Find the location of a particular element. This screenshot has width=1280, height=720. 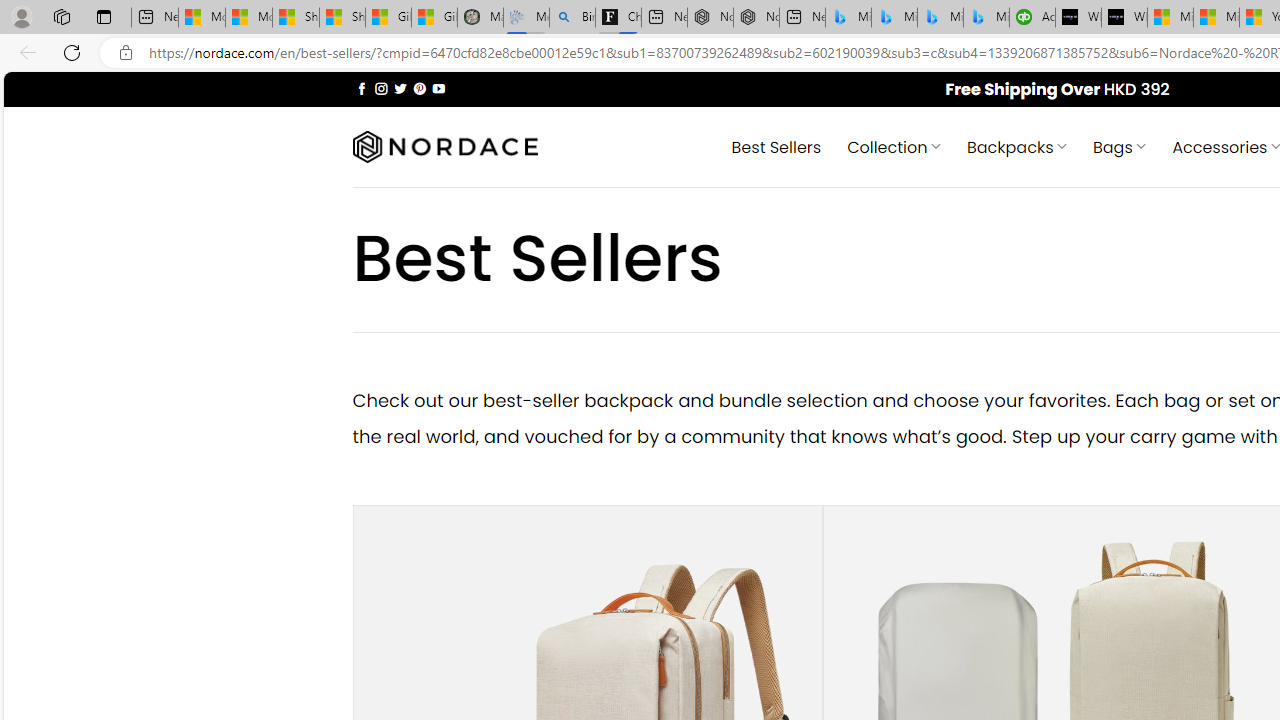

'Microsoft Bing Travel - Shangri-La Hotel Bangkok' is located at coordinates (986, 17).